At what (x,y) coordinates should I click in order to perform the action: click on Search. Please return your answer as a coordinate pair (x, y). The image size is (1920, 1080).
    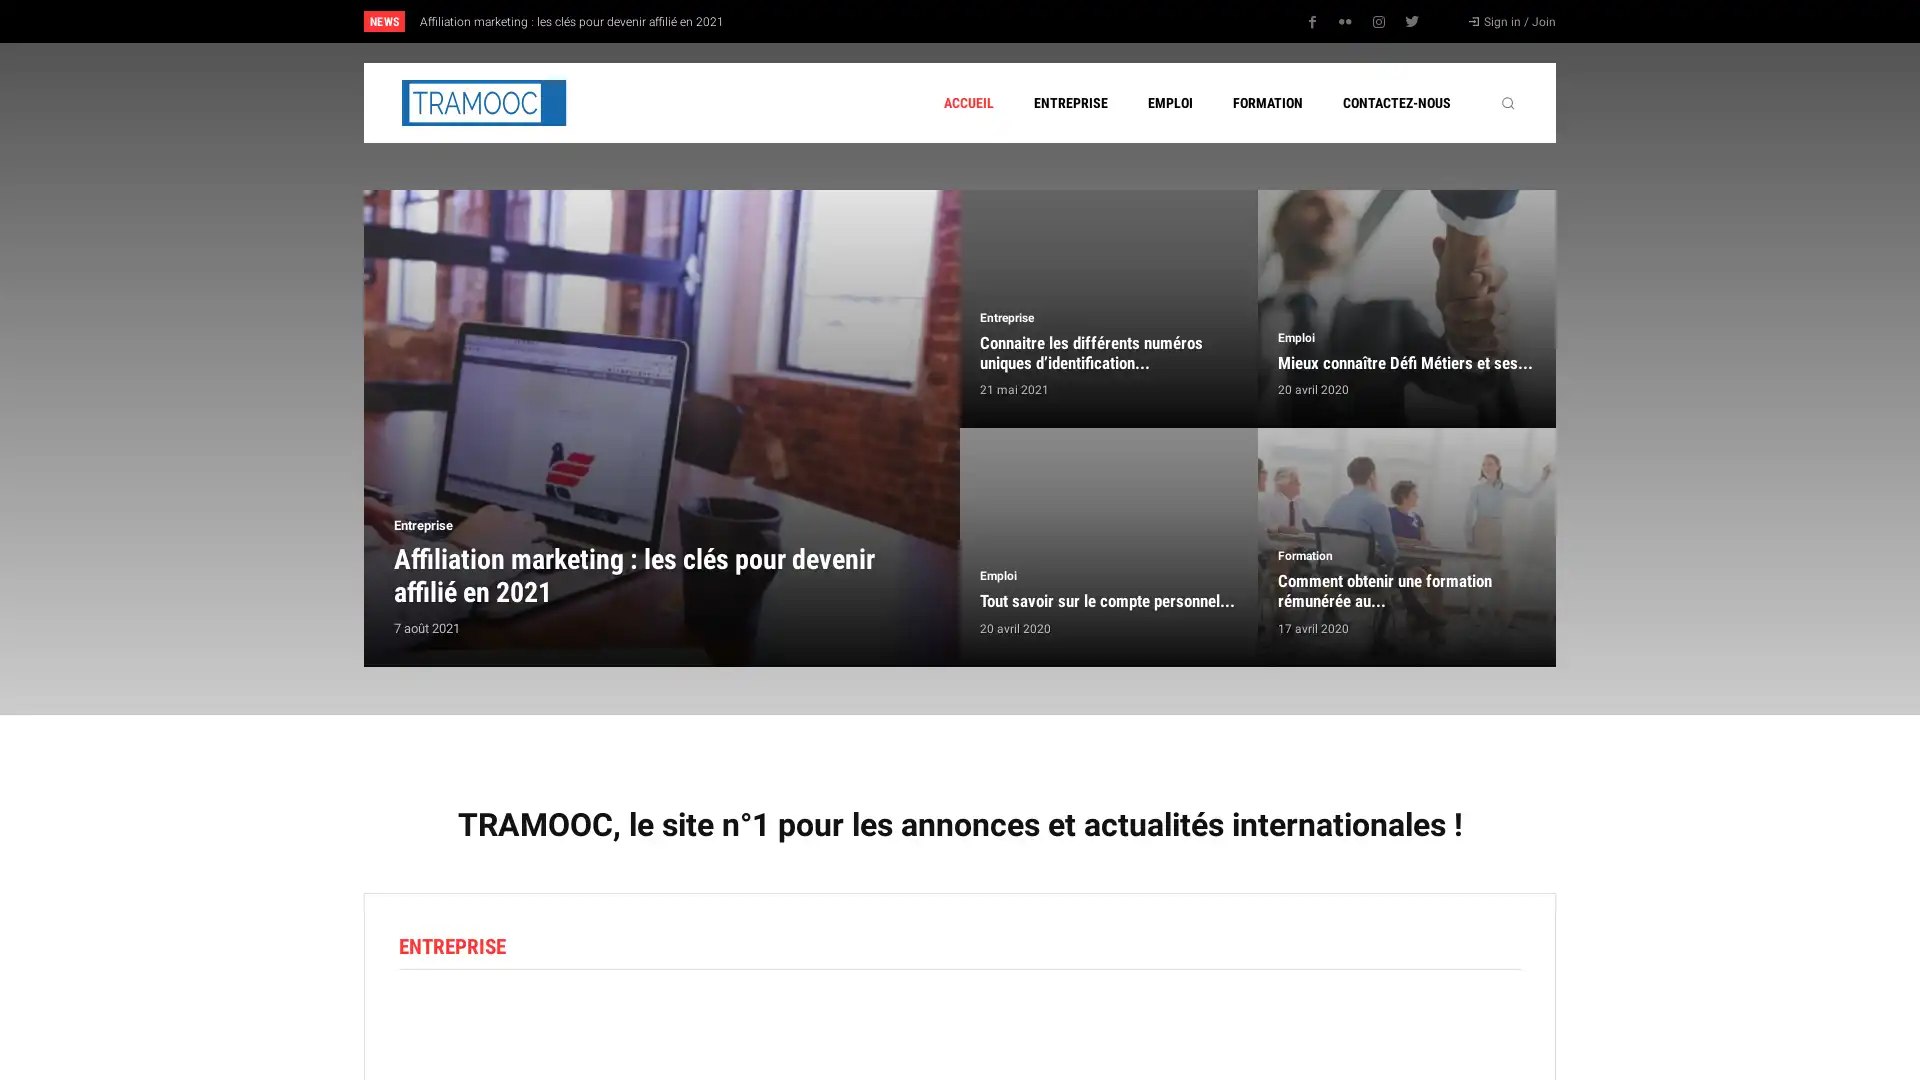
    Looking at the image, I should click on (1507, 102).